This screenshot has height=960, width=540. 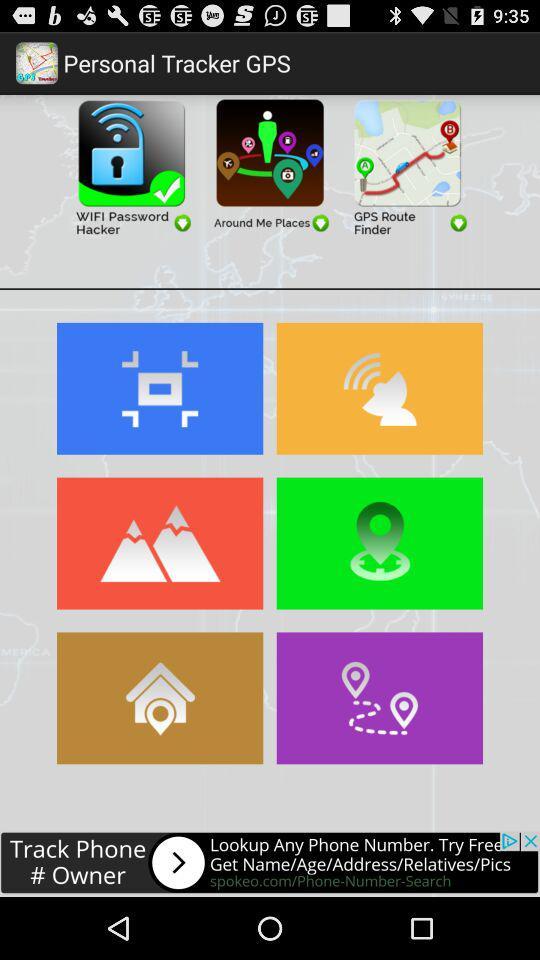 I want to click on terrain, so click(x=159, y=543).